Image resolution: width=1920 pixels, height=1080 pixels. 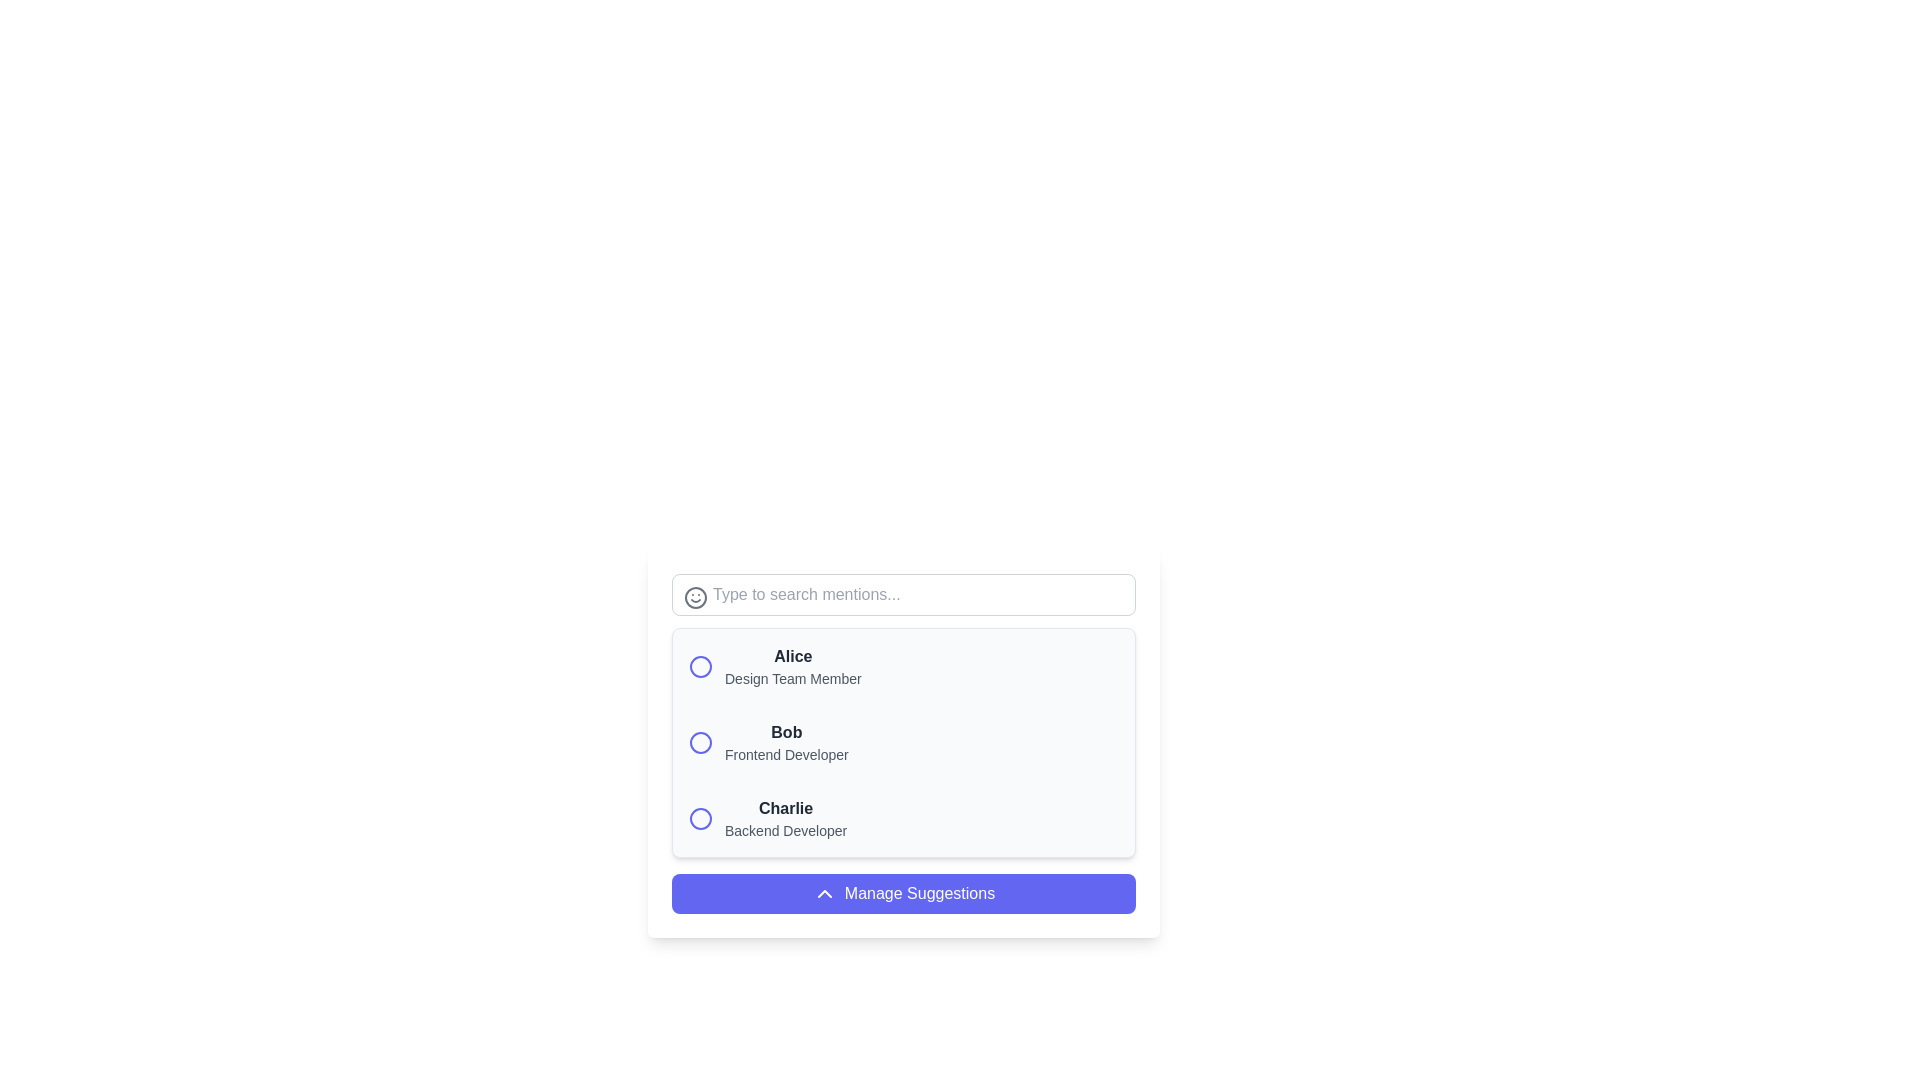 I want to click on the second item in the vertical list representing the selectable option for 'Bob', so click(x=902, y=743).